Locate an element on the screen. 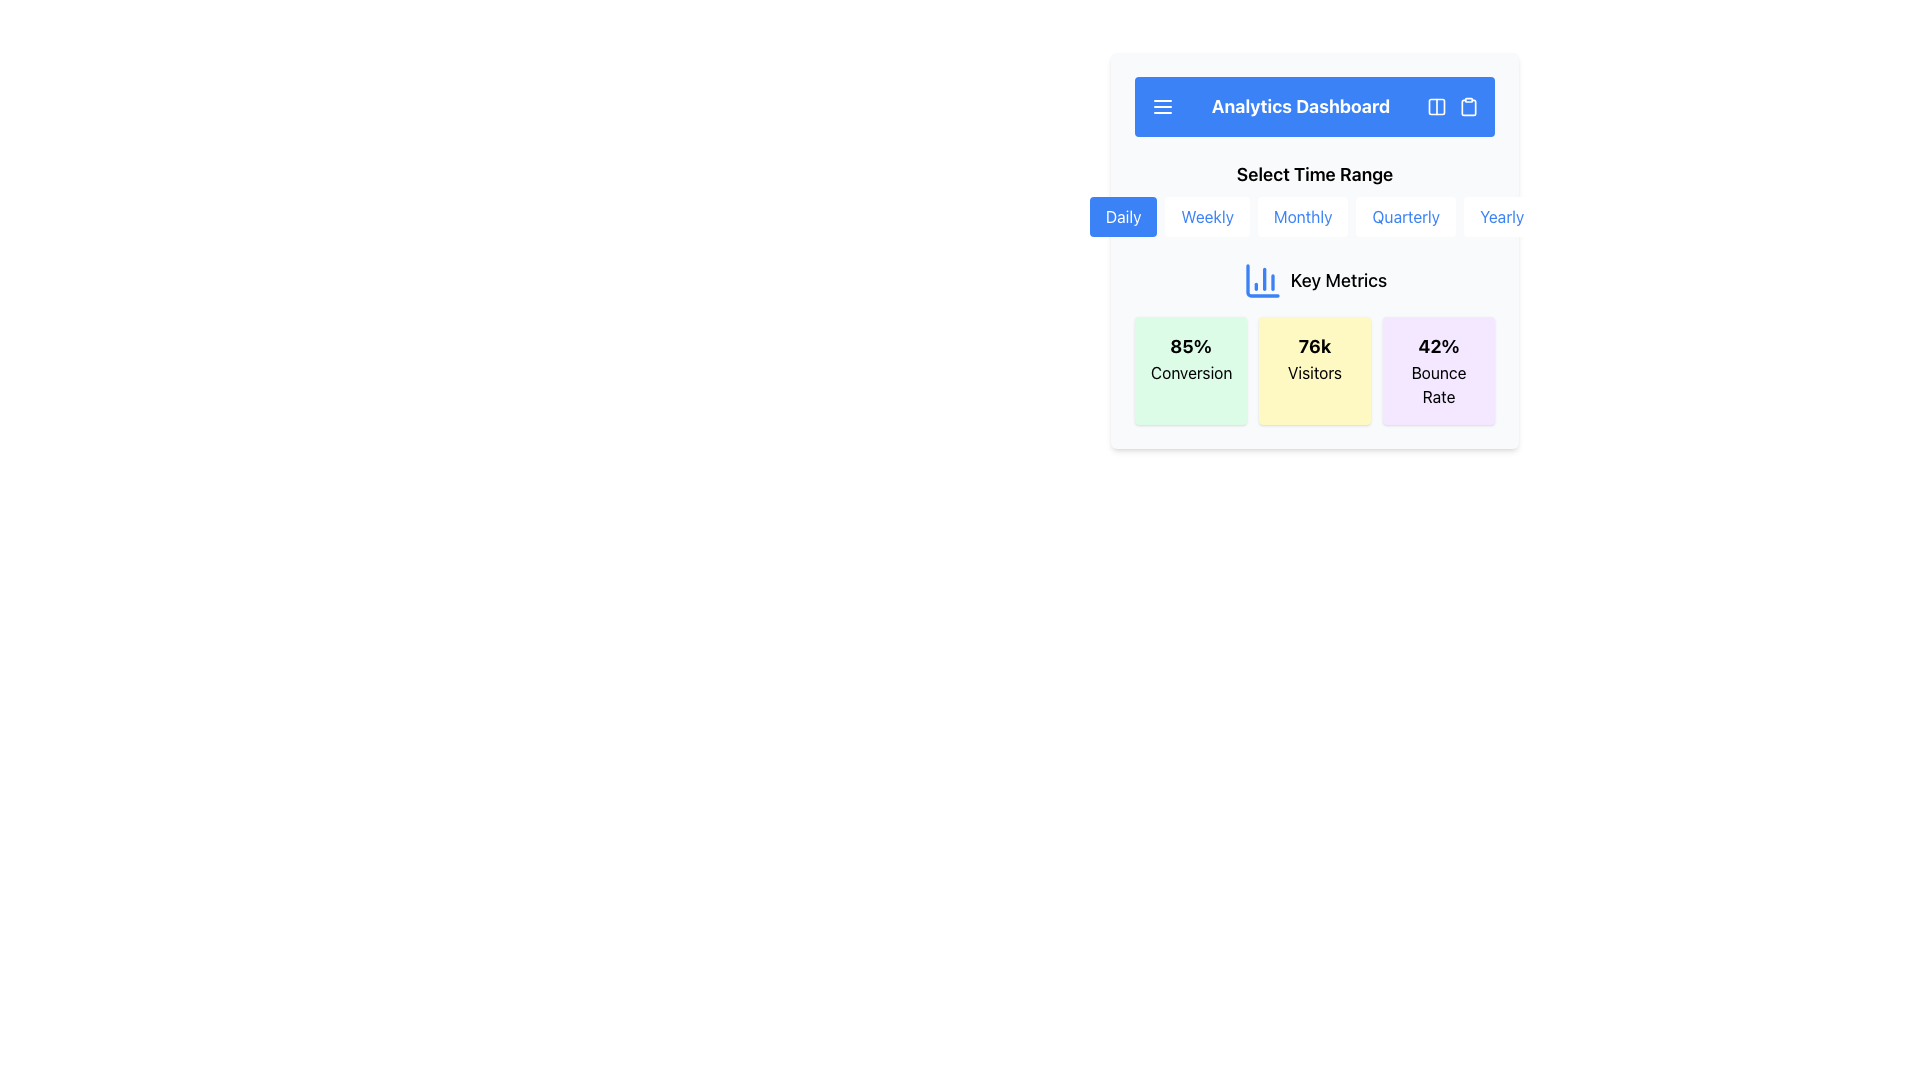  the Text label that describes the metric 'Conversion', located below the numerical value '85%' within the green rectangular card in the top-left area of the metrics section is located at coordinates (1190, 373).